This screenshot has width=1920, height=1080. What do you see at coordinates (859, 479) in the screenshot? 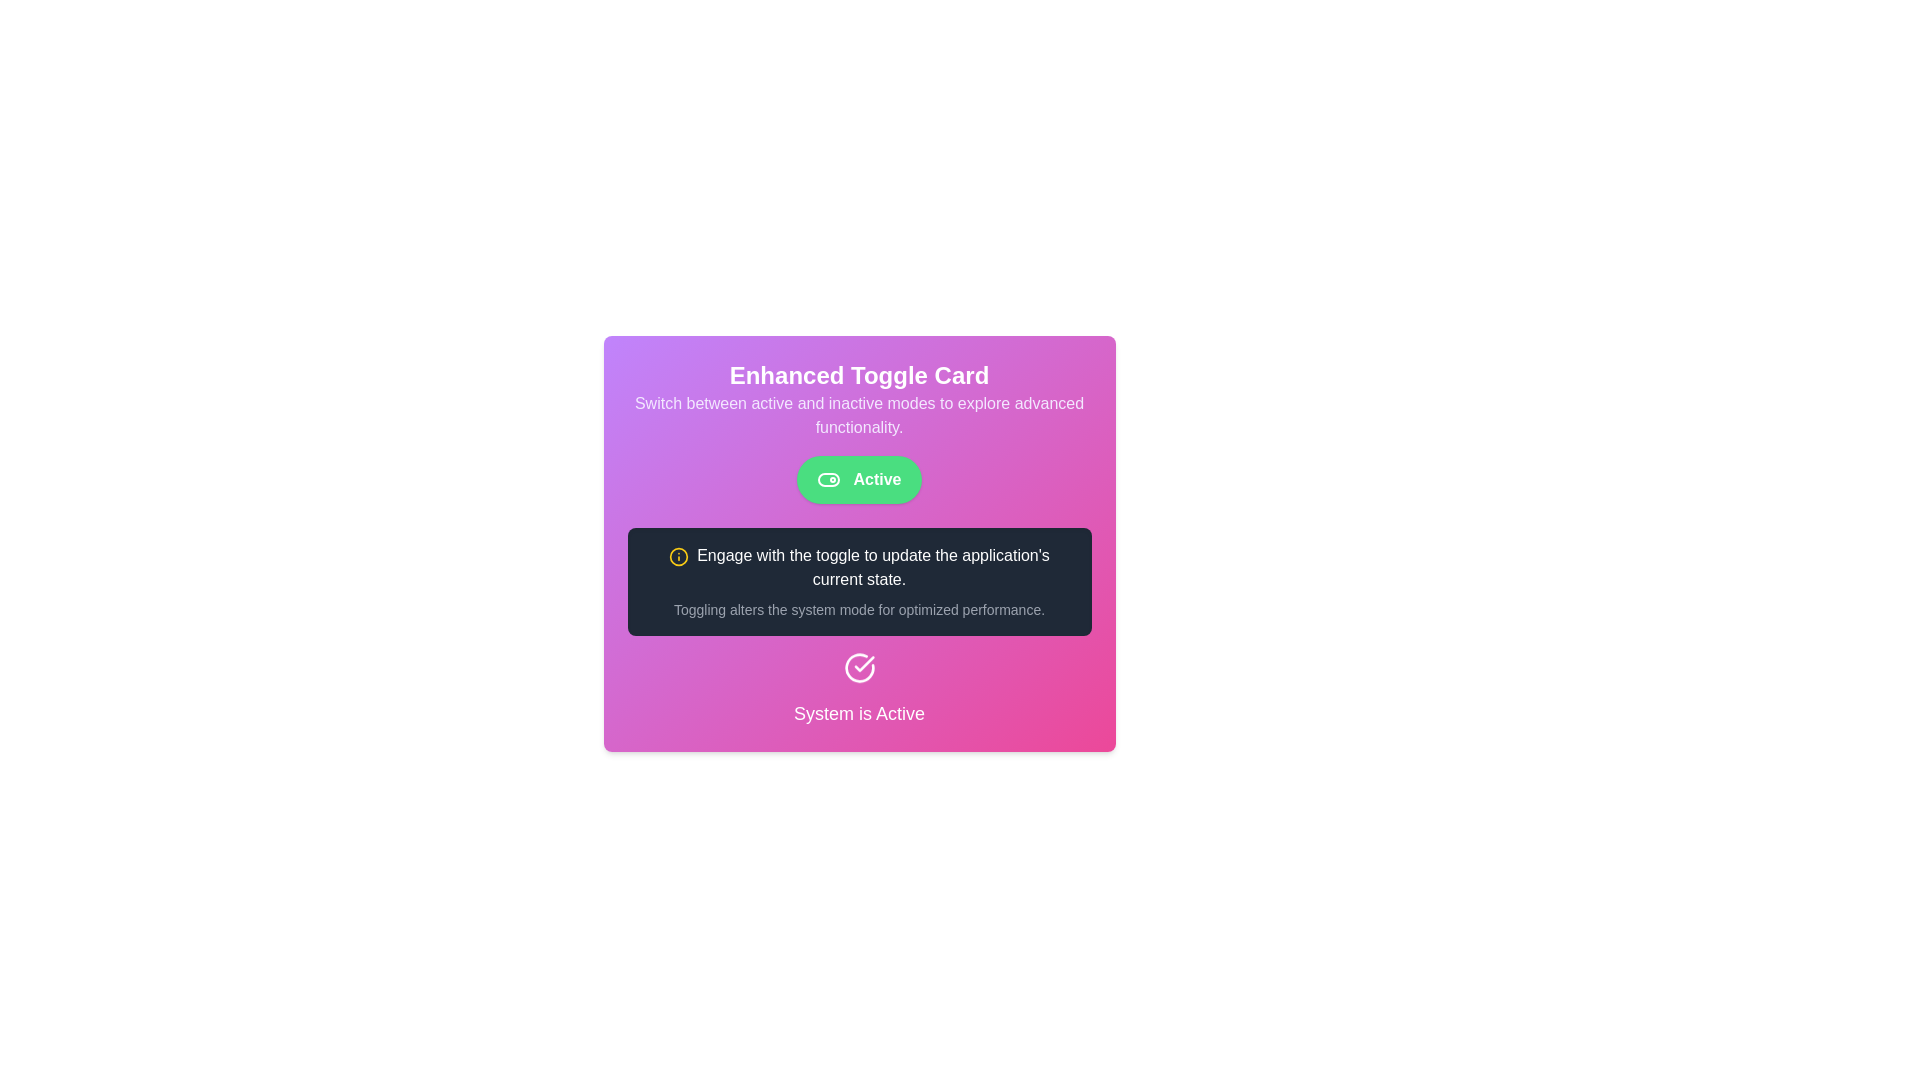
I see `the toggle button located in the central-upper portion of the 'Enhanced Toggle Card'` at bounding box center [859, 479].